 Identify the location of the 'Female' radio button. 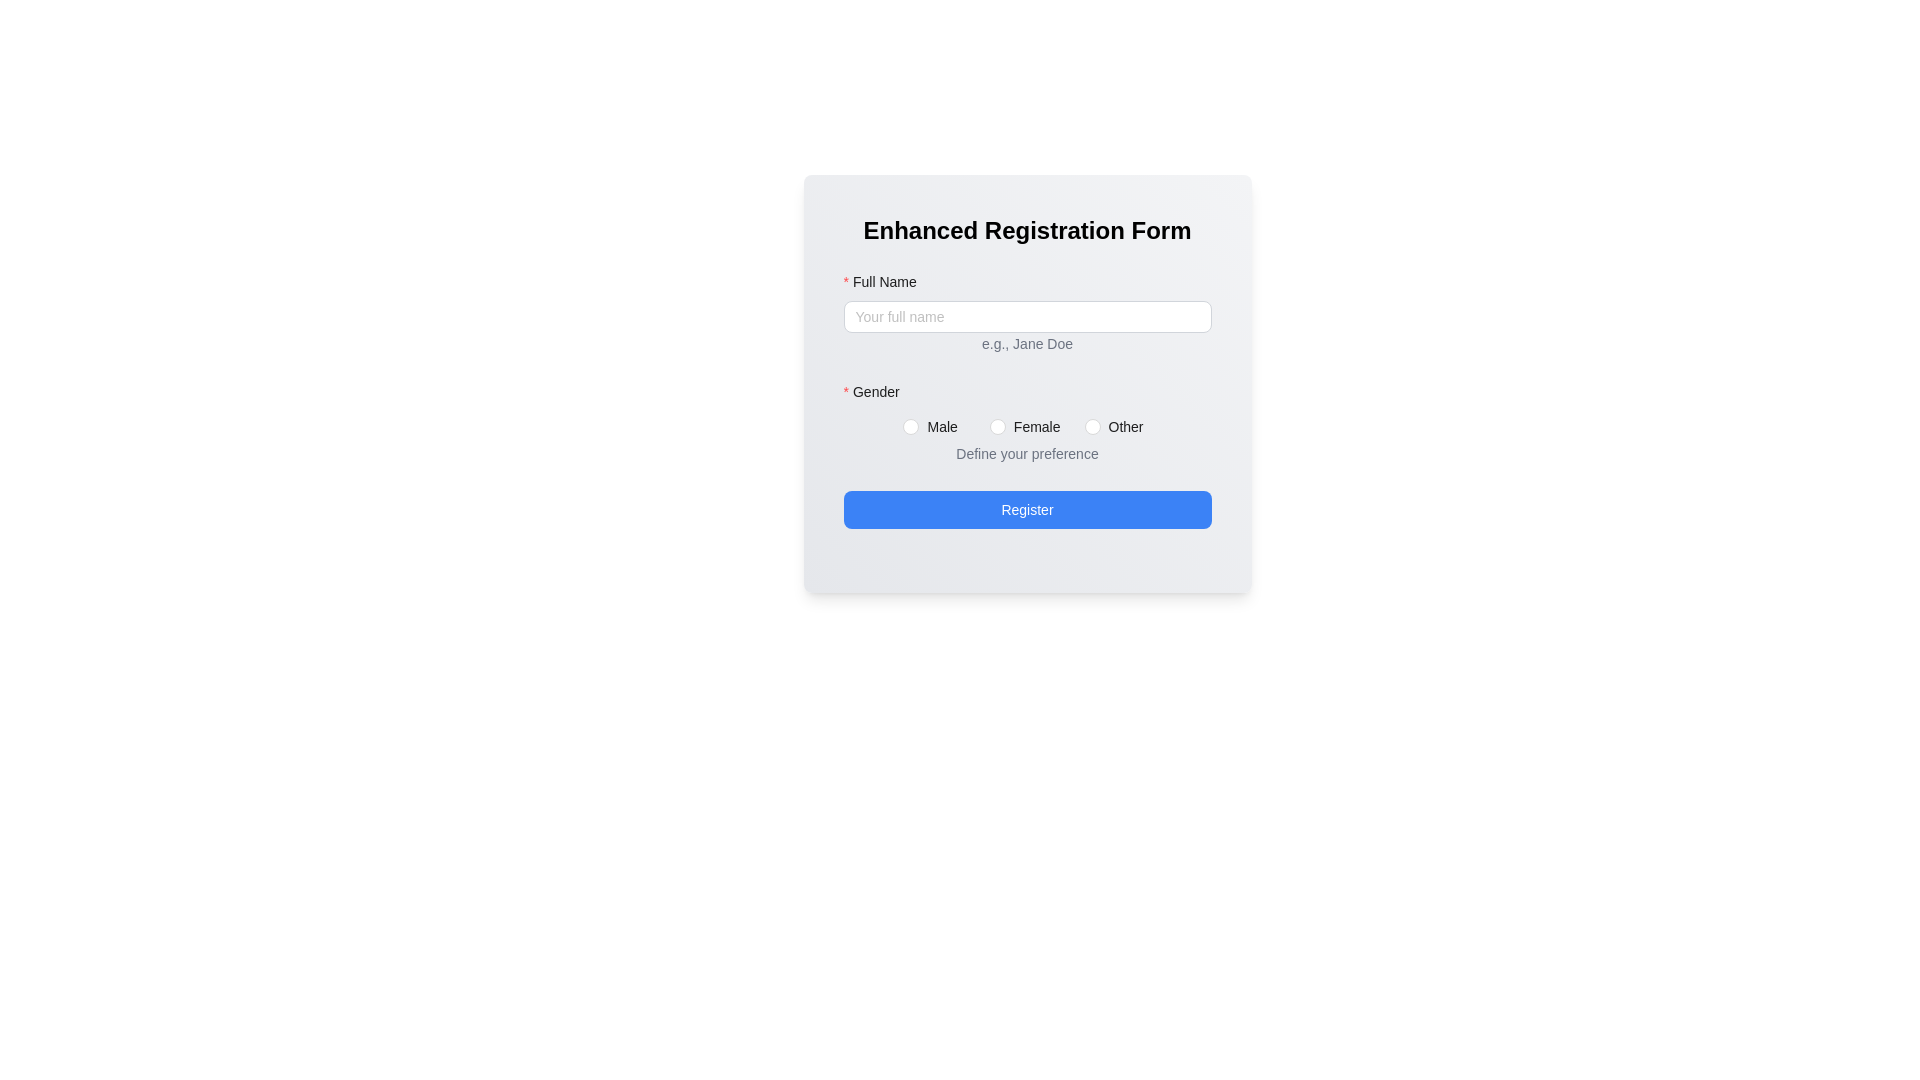
(997, 426).